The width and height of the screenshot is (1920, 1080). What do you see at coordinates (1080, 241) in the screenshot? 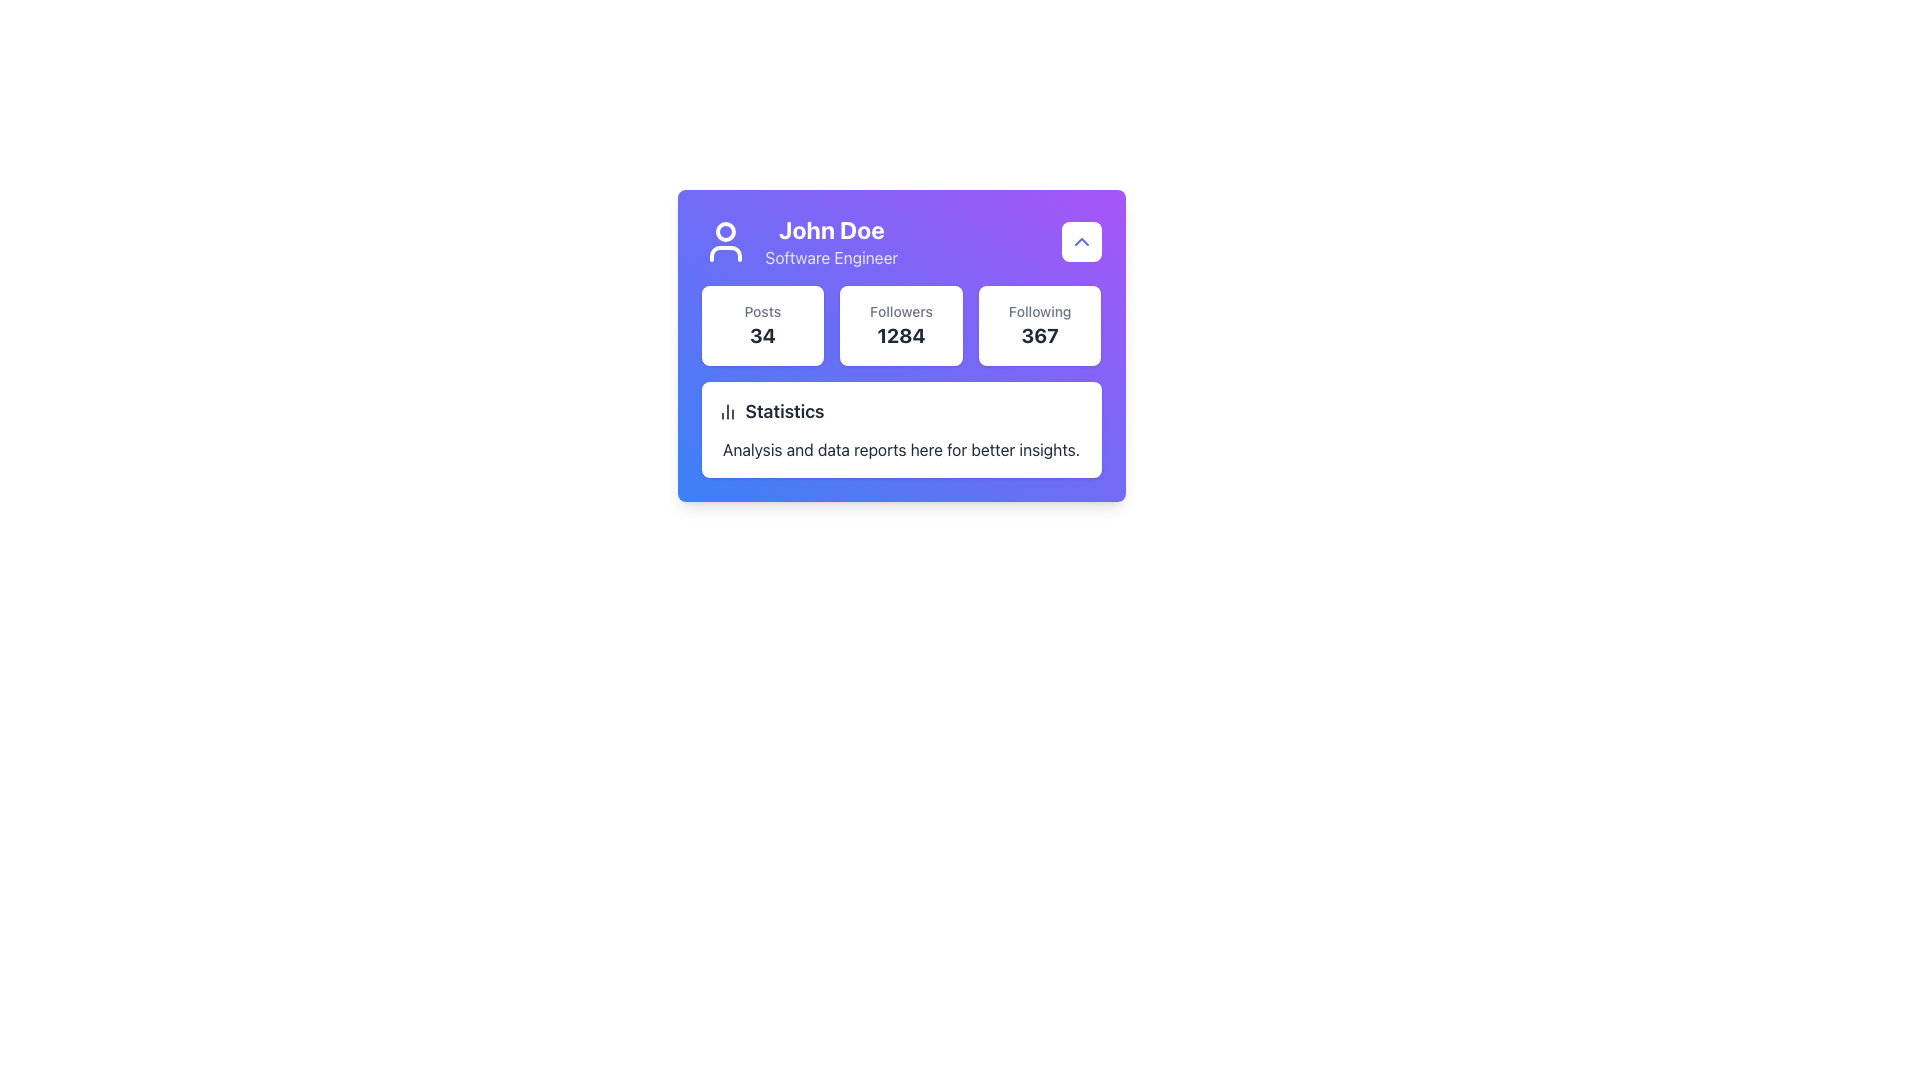
I see `the small button with a white background and indigo up-arrow icon located at the top-right corner of the card for 'John Doe, Software Engineer'` at bounding box center [1080, 241].